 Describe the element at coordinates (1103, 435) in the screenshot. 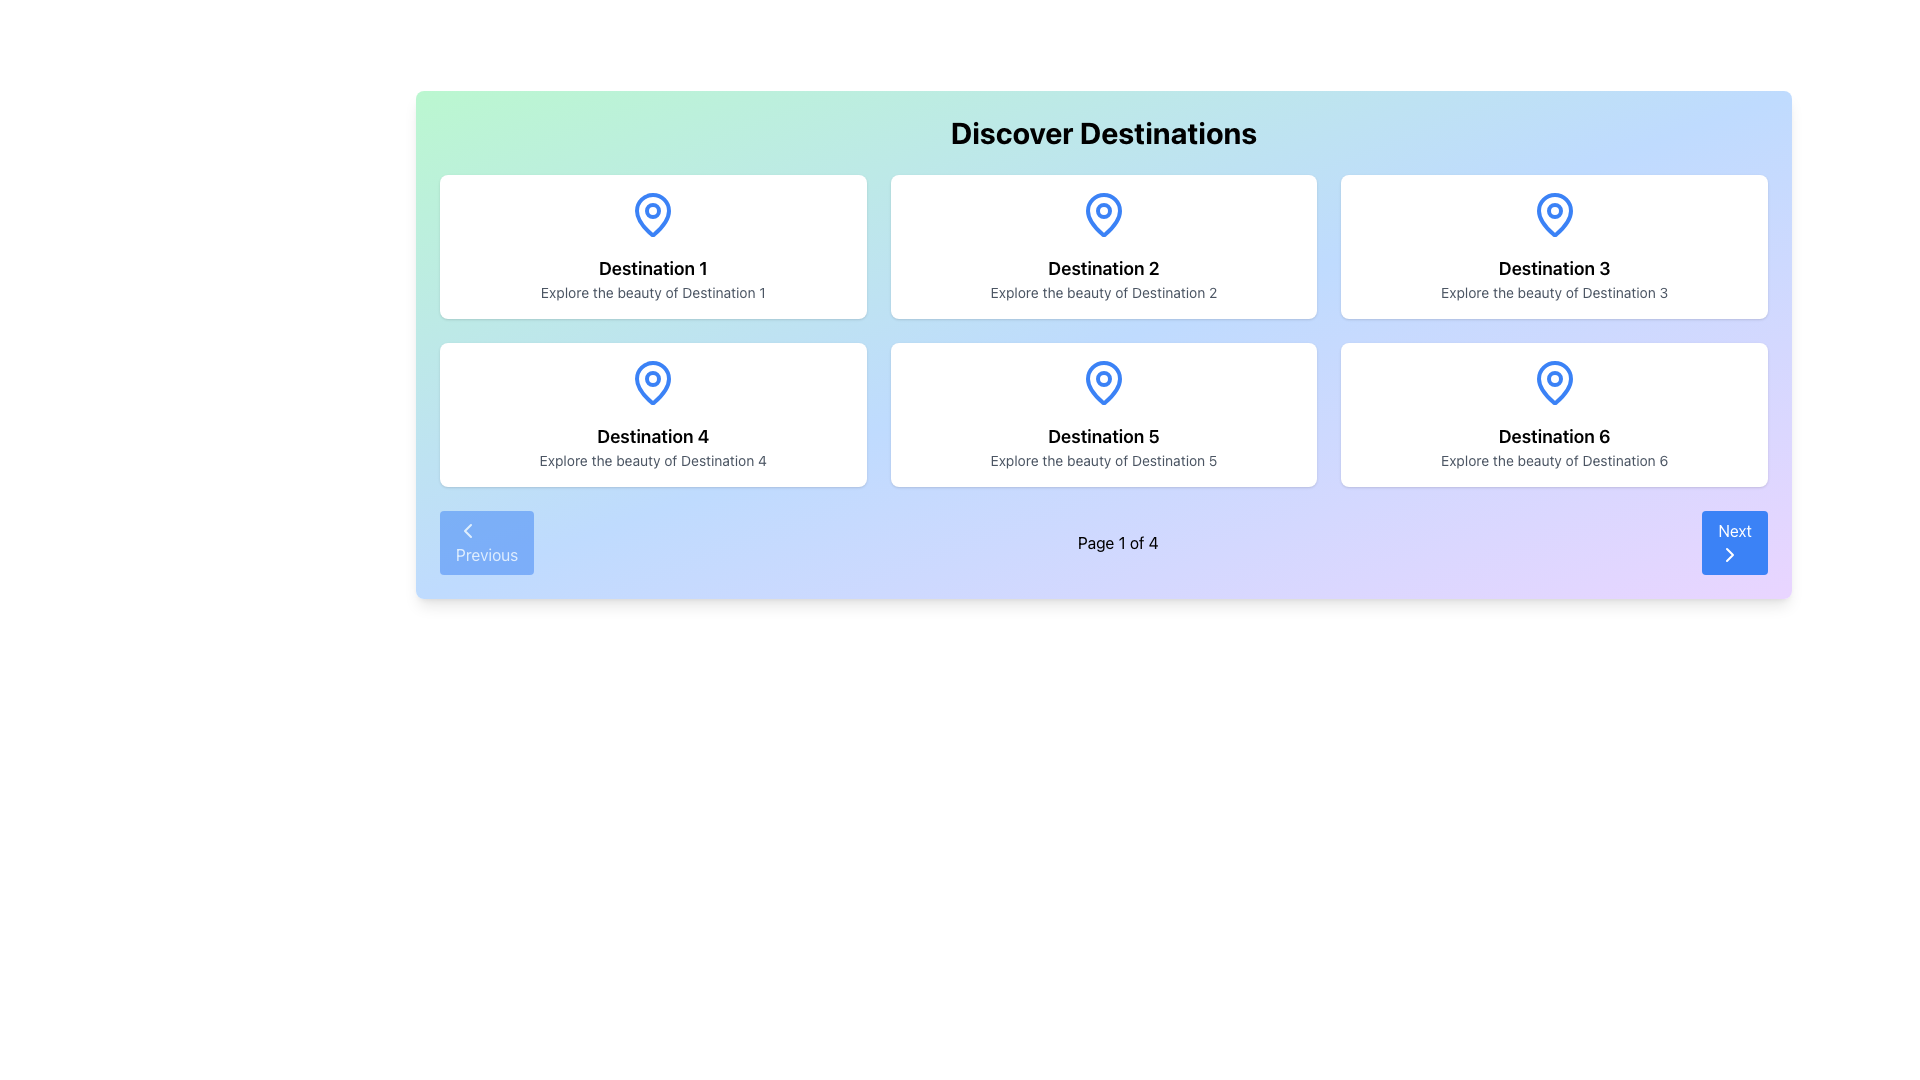

I see `the bold text label reading 'Destination 5', which is prominently displayed in a white rectangular card, positioned in the second row and second column of a grid layout` at that location.